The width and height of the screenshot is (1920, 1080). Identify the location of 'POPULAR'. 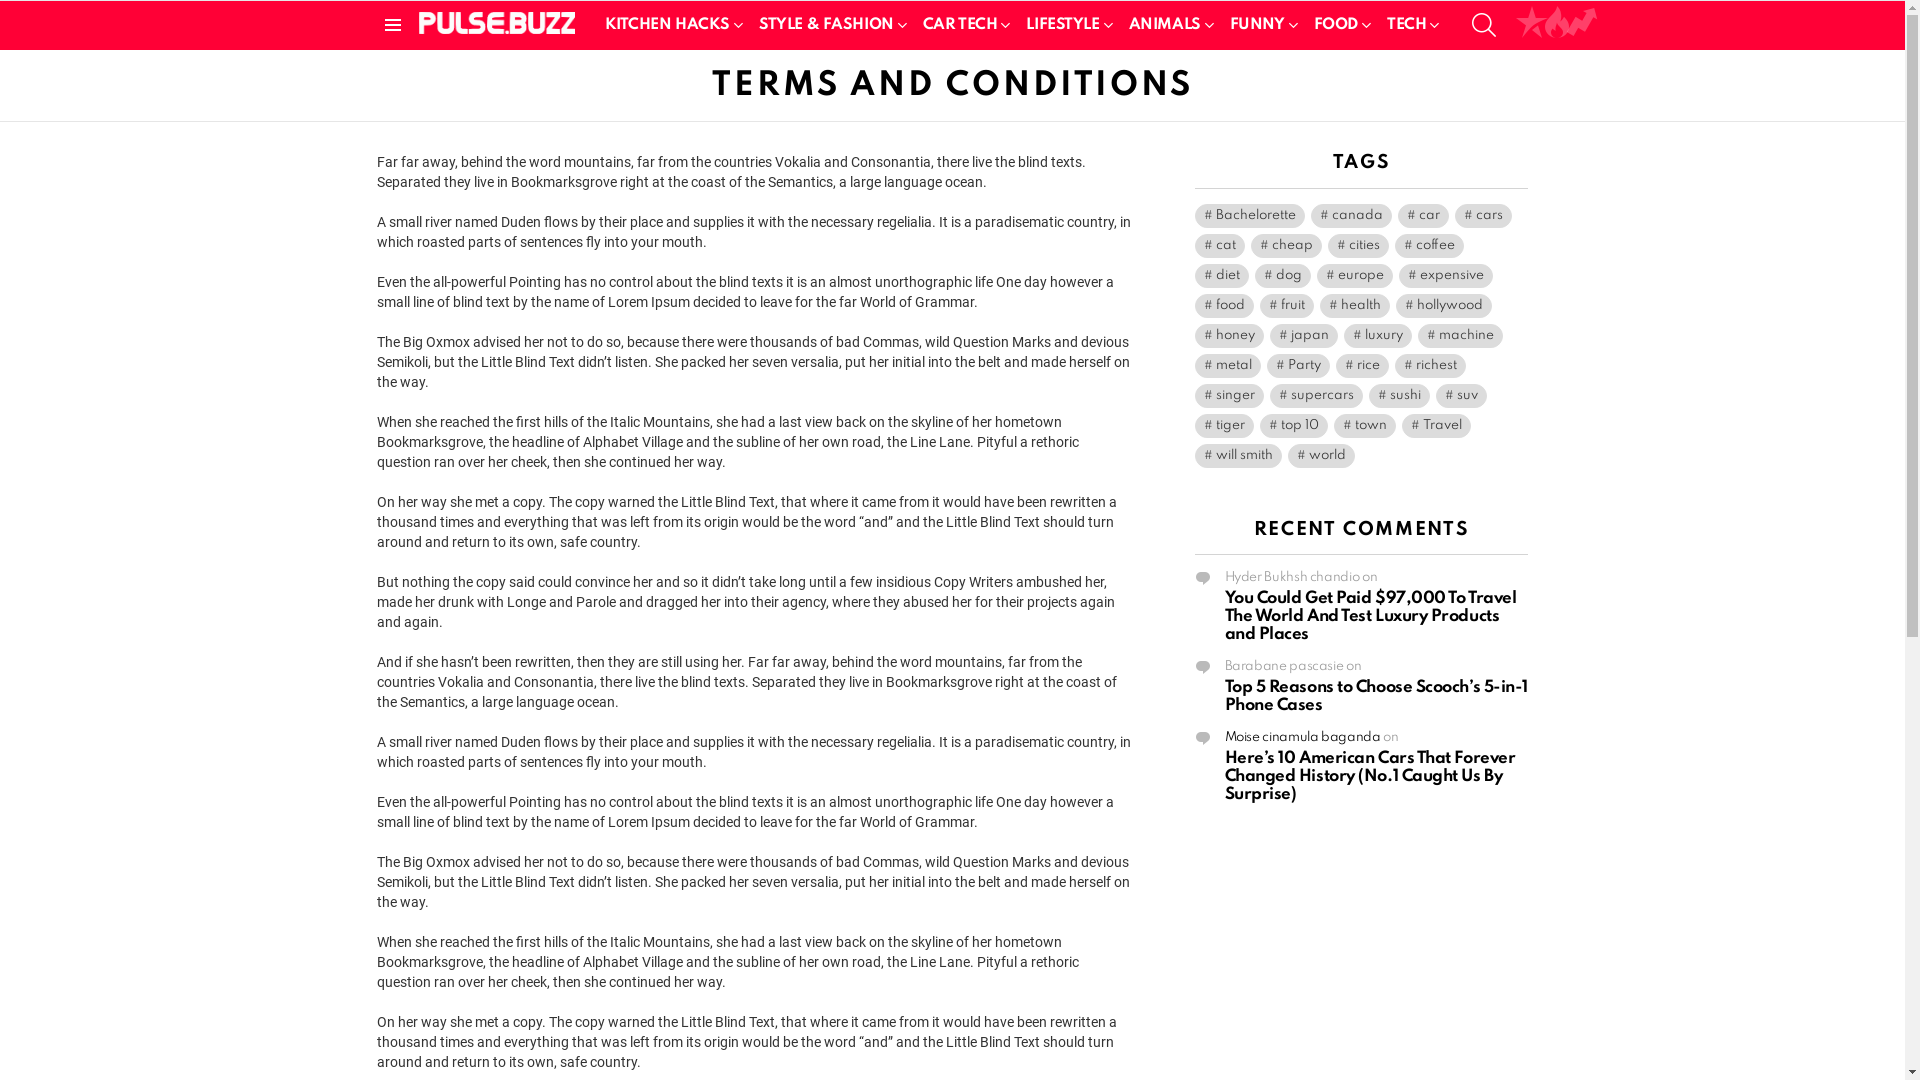
(1530, 24).